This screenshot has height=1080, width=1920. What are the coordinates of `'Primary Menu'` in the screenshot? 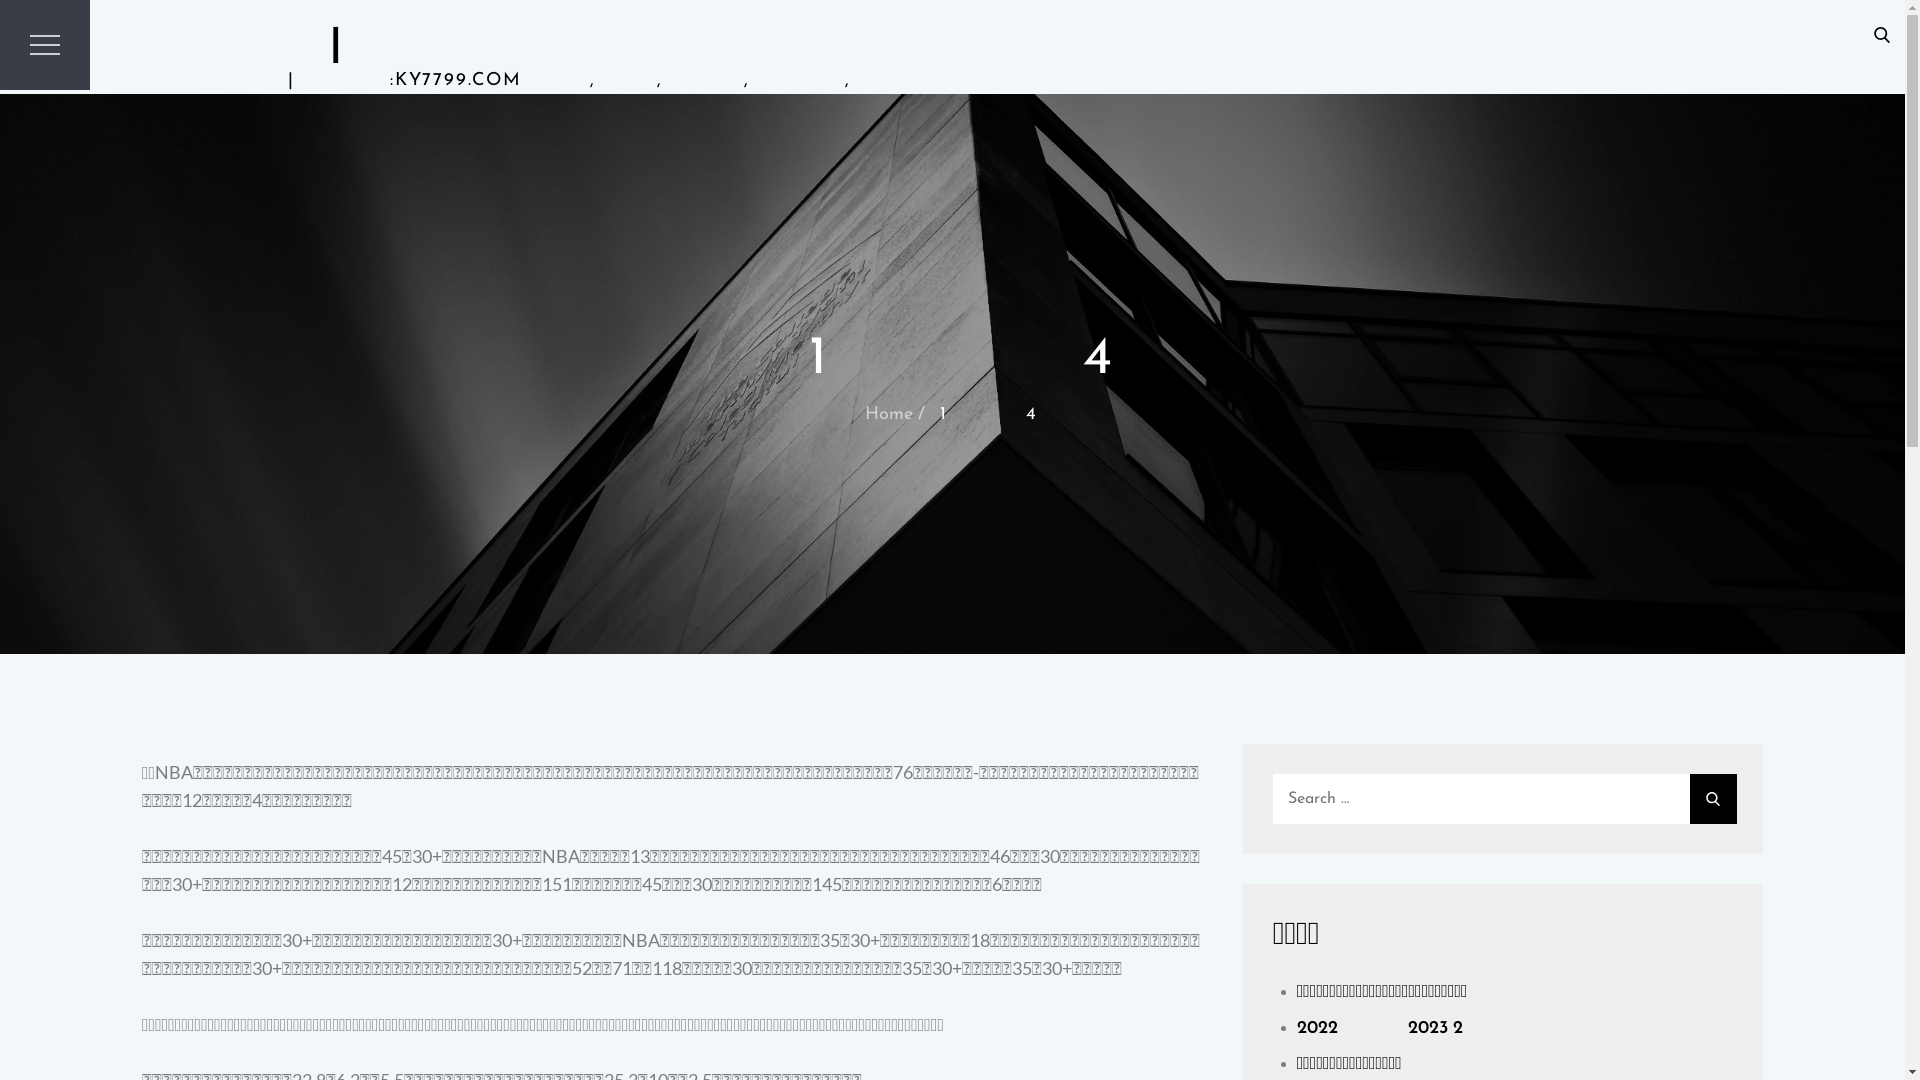 It's located at (44, 45).